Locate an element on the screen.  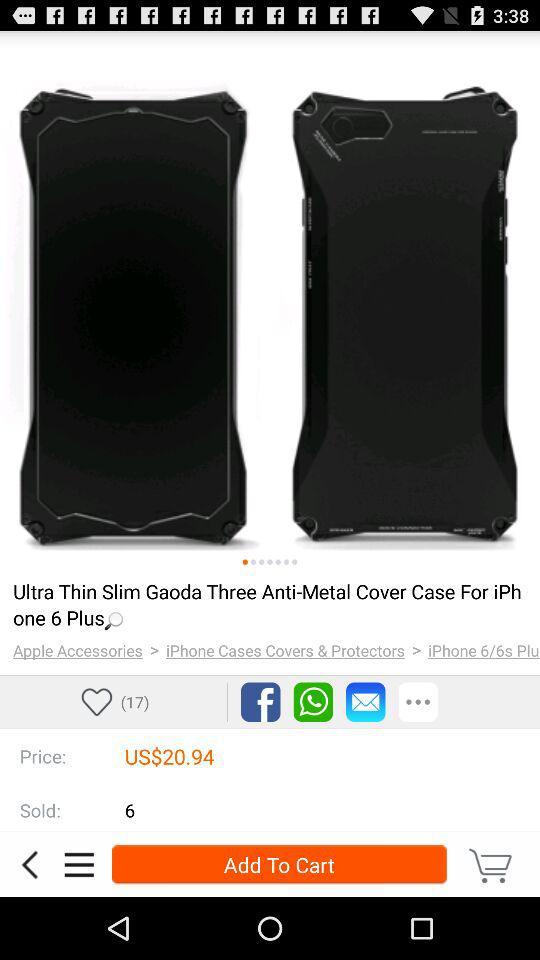
more images is located at coordinates (285, 562).